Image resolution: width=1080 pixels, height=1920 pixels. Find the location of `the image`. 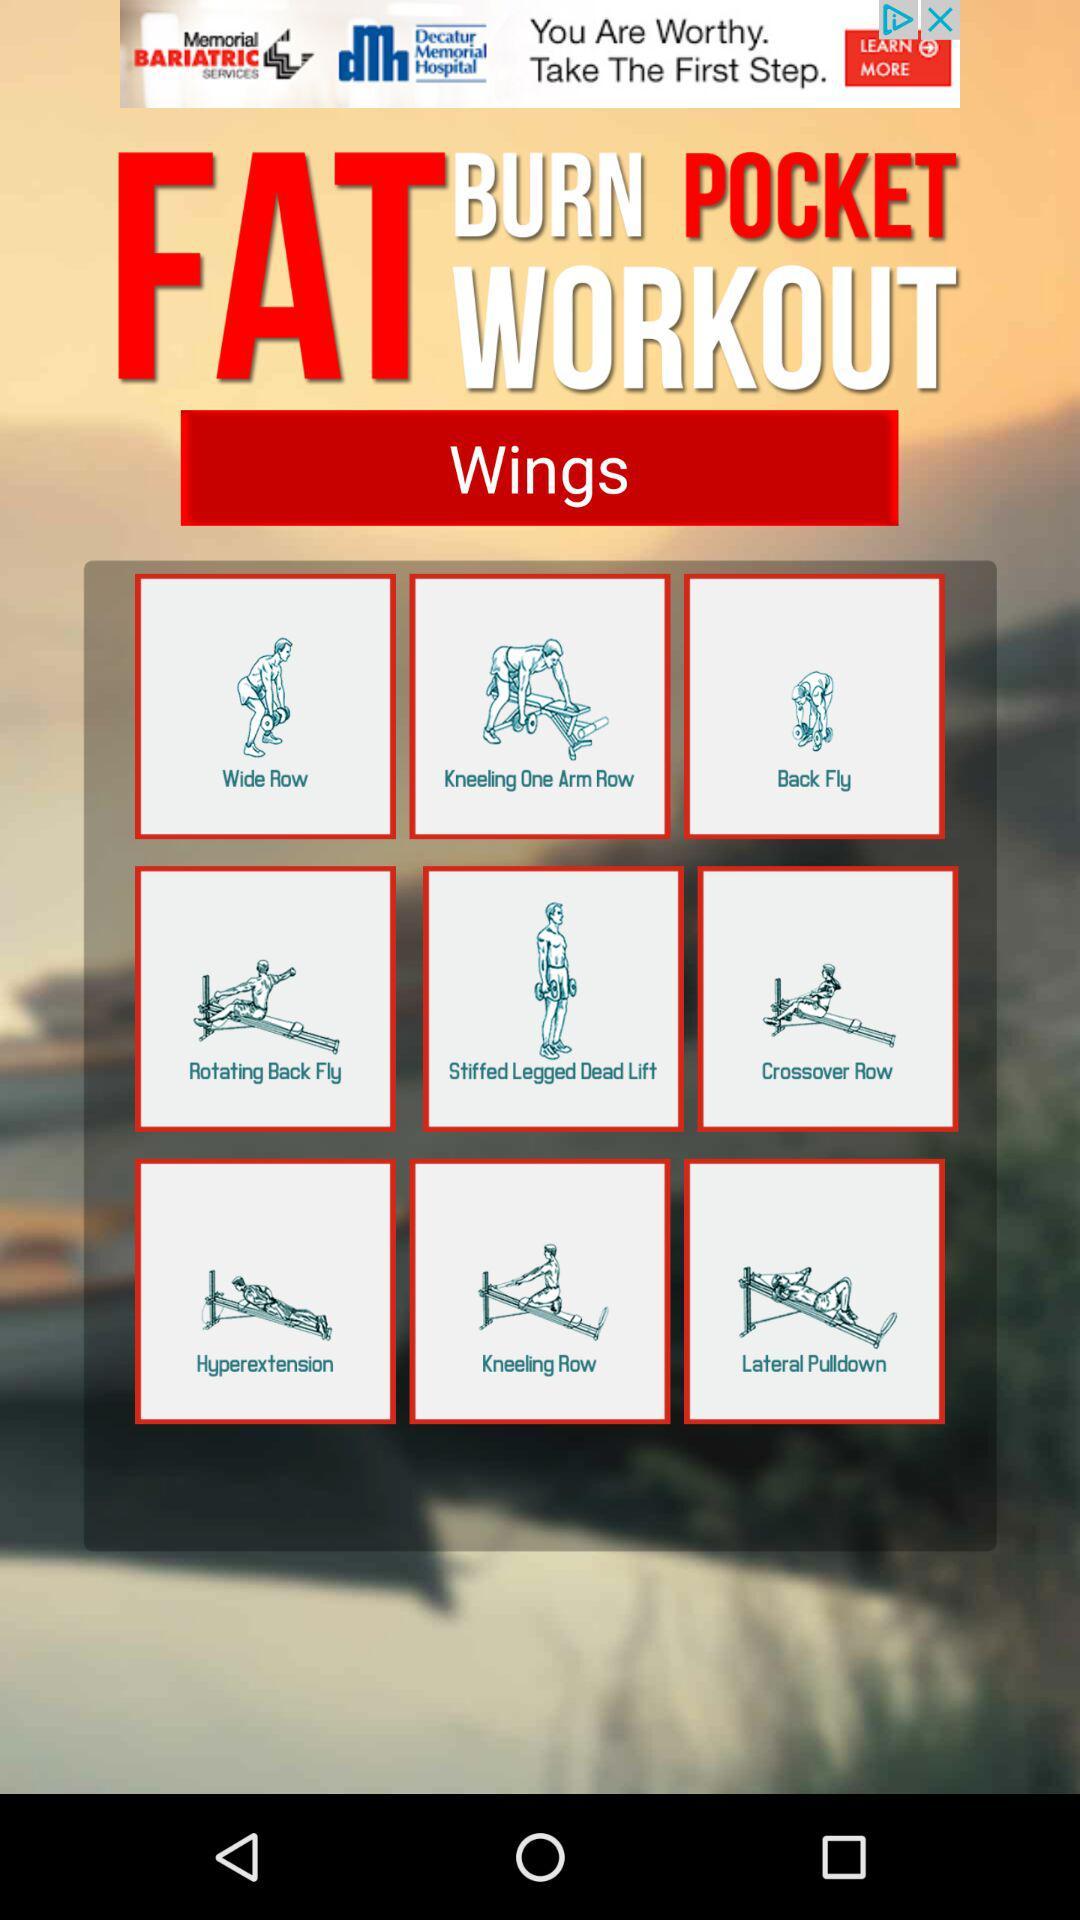

the image is located at coordinates (553, 998).